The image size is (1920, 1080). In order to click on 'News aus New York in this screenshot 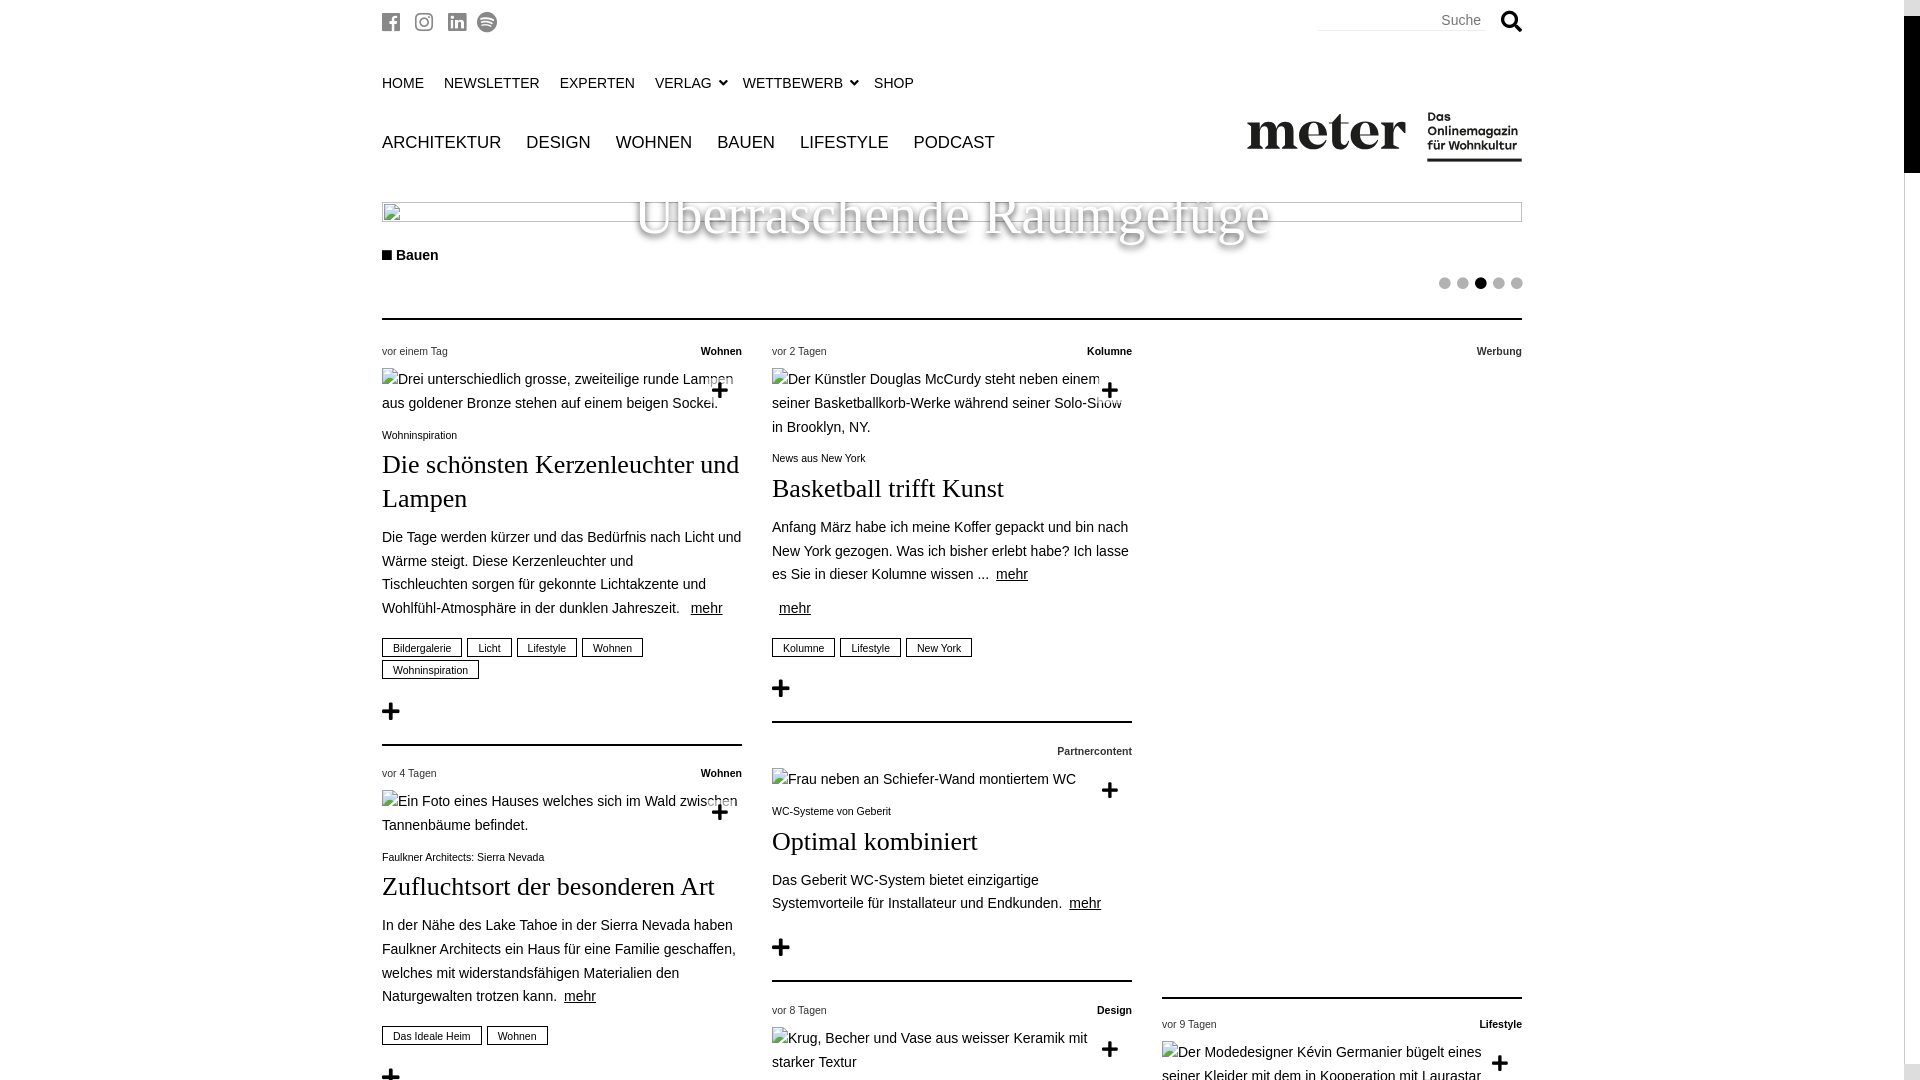, I will do `click(950, 478)`.